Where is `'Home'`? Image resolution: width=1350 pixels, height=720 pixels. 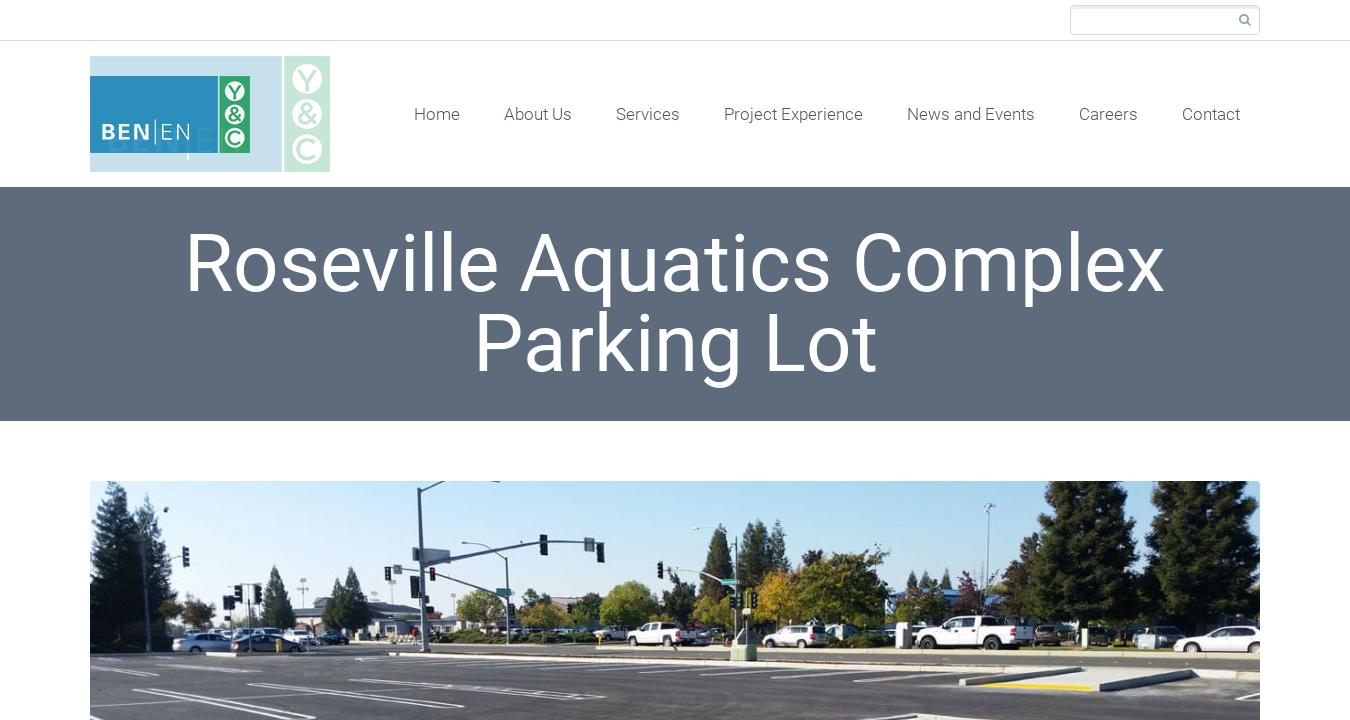
'Home' is located at coordinates (436, 113).